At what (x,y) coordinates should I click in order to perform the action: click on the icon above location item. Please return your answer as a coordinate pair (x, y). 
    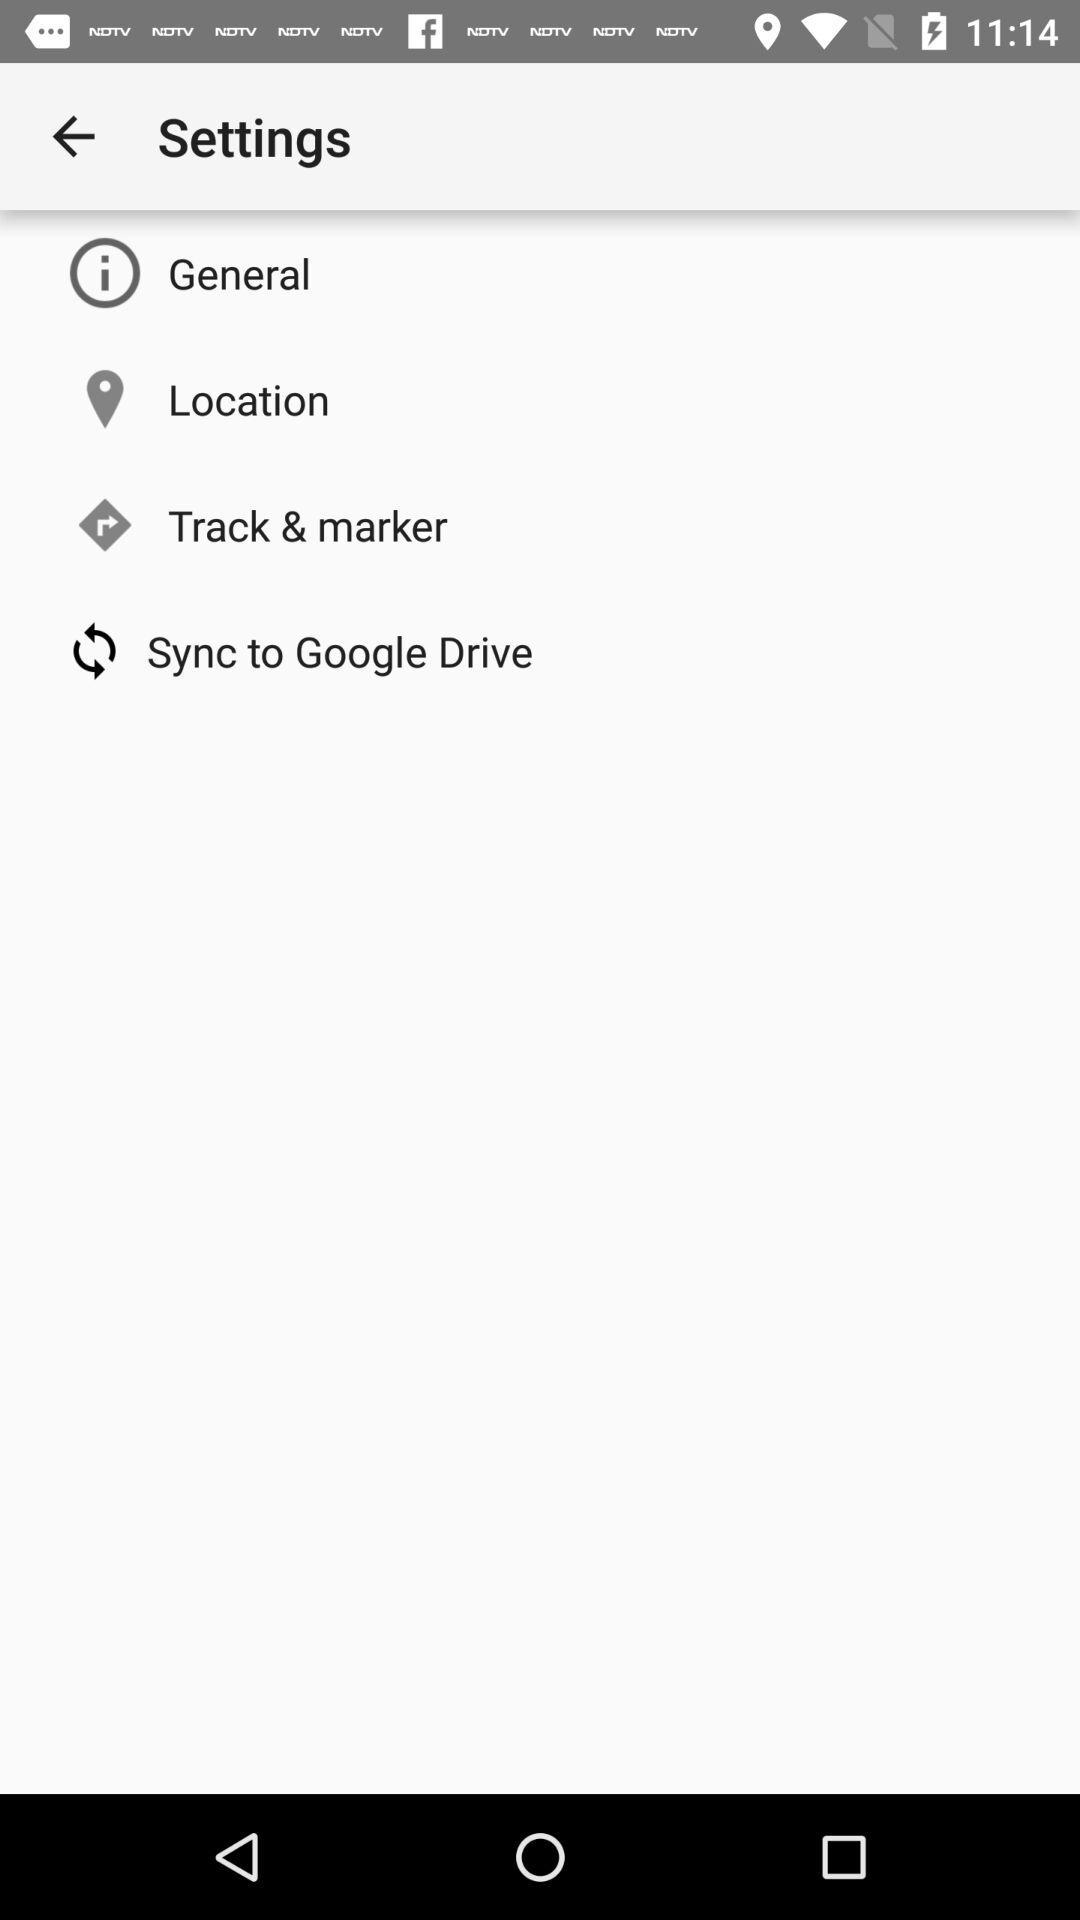
    Looking at the image, I should click on (238, 272).